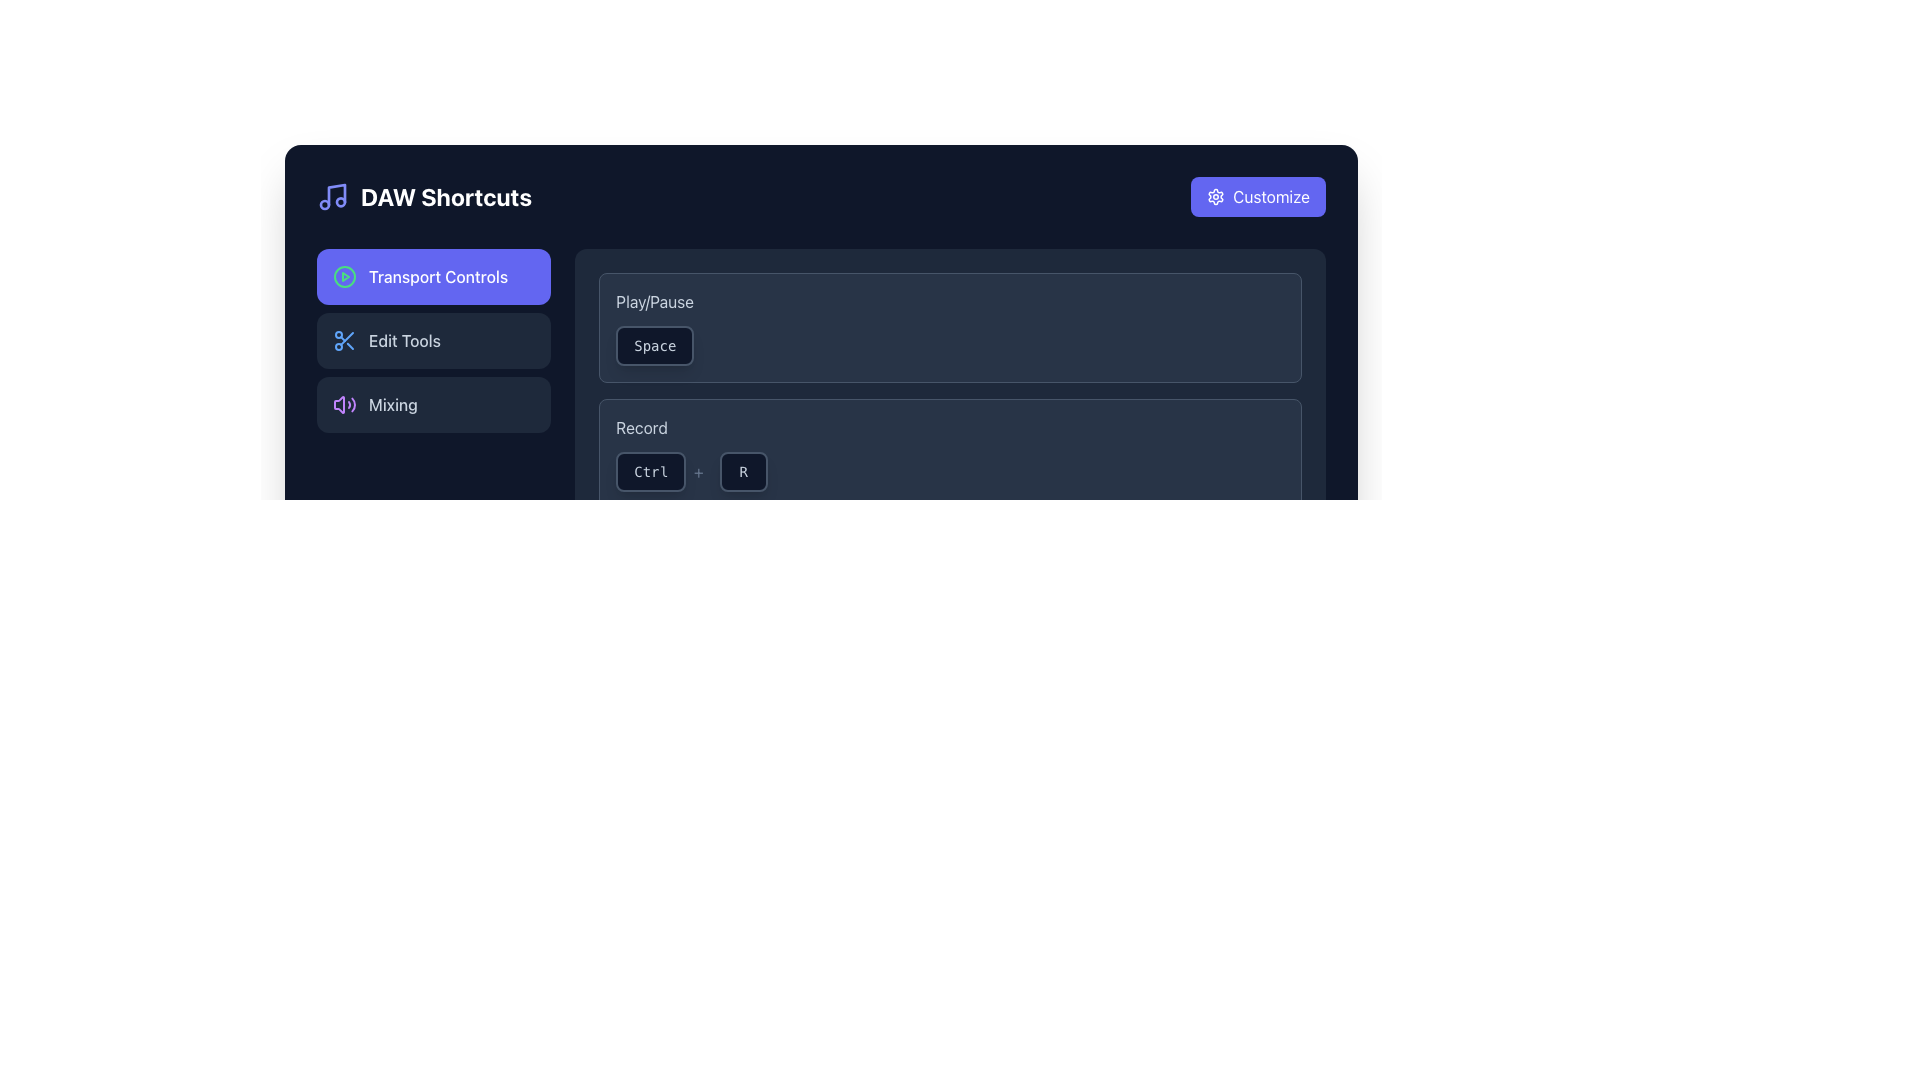 The image size is (1920, 1080). Describe the element at coordinates (345, 277) in the screenshot. I see `the circular play icon with a green outline and triangular play symbol, located to the left of the 'Transport Controls' text within the blue button in the left navigation sidebar` at that location.